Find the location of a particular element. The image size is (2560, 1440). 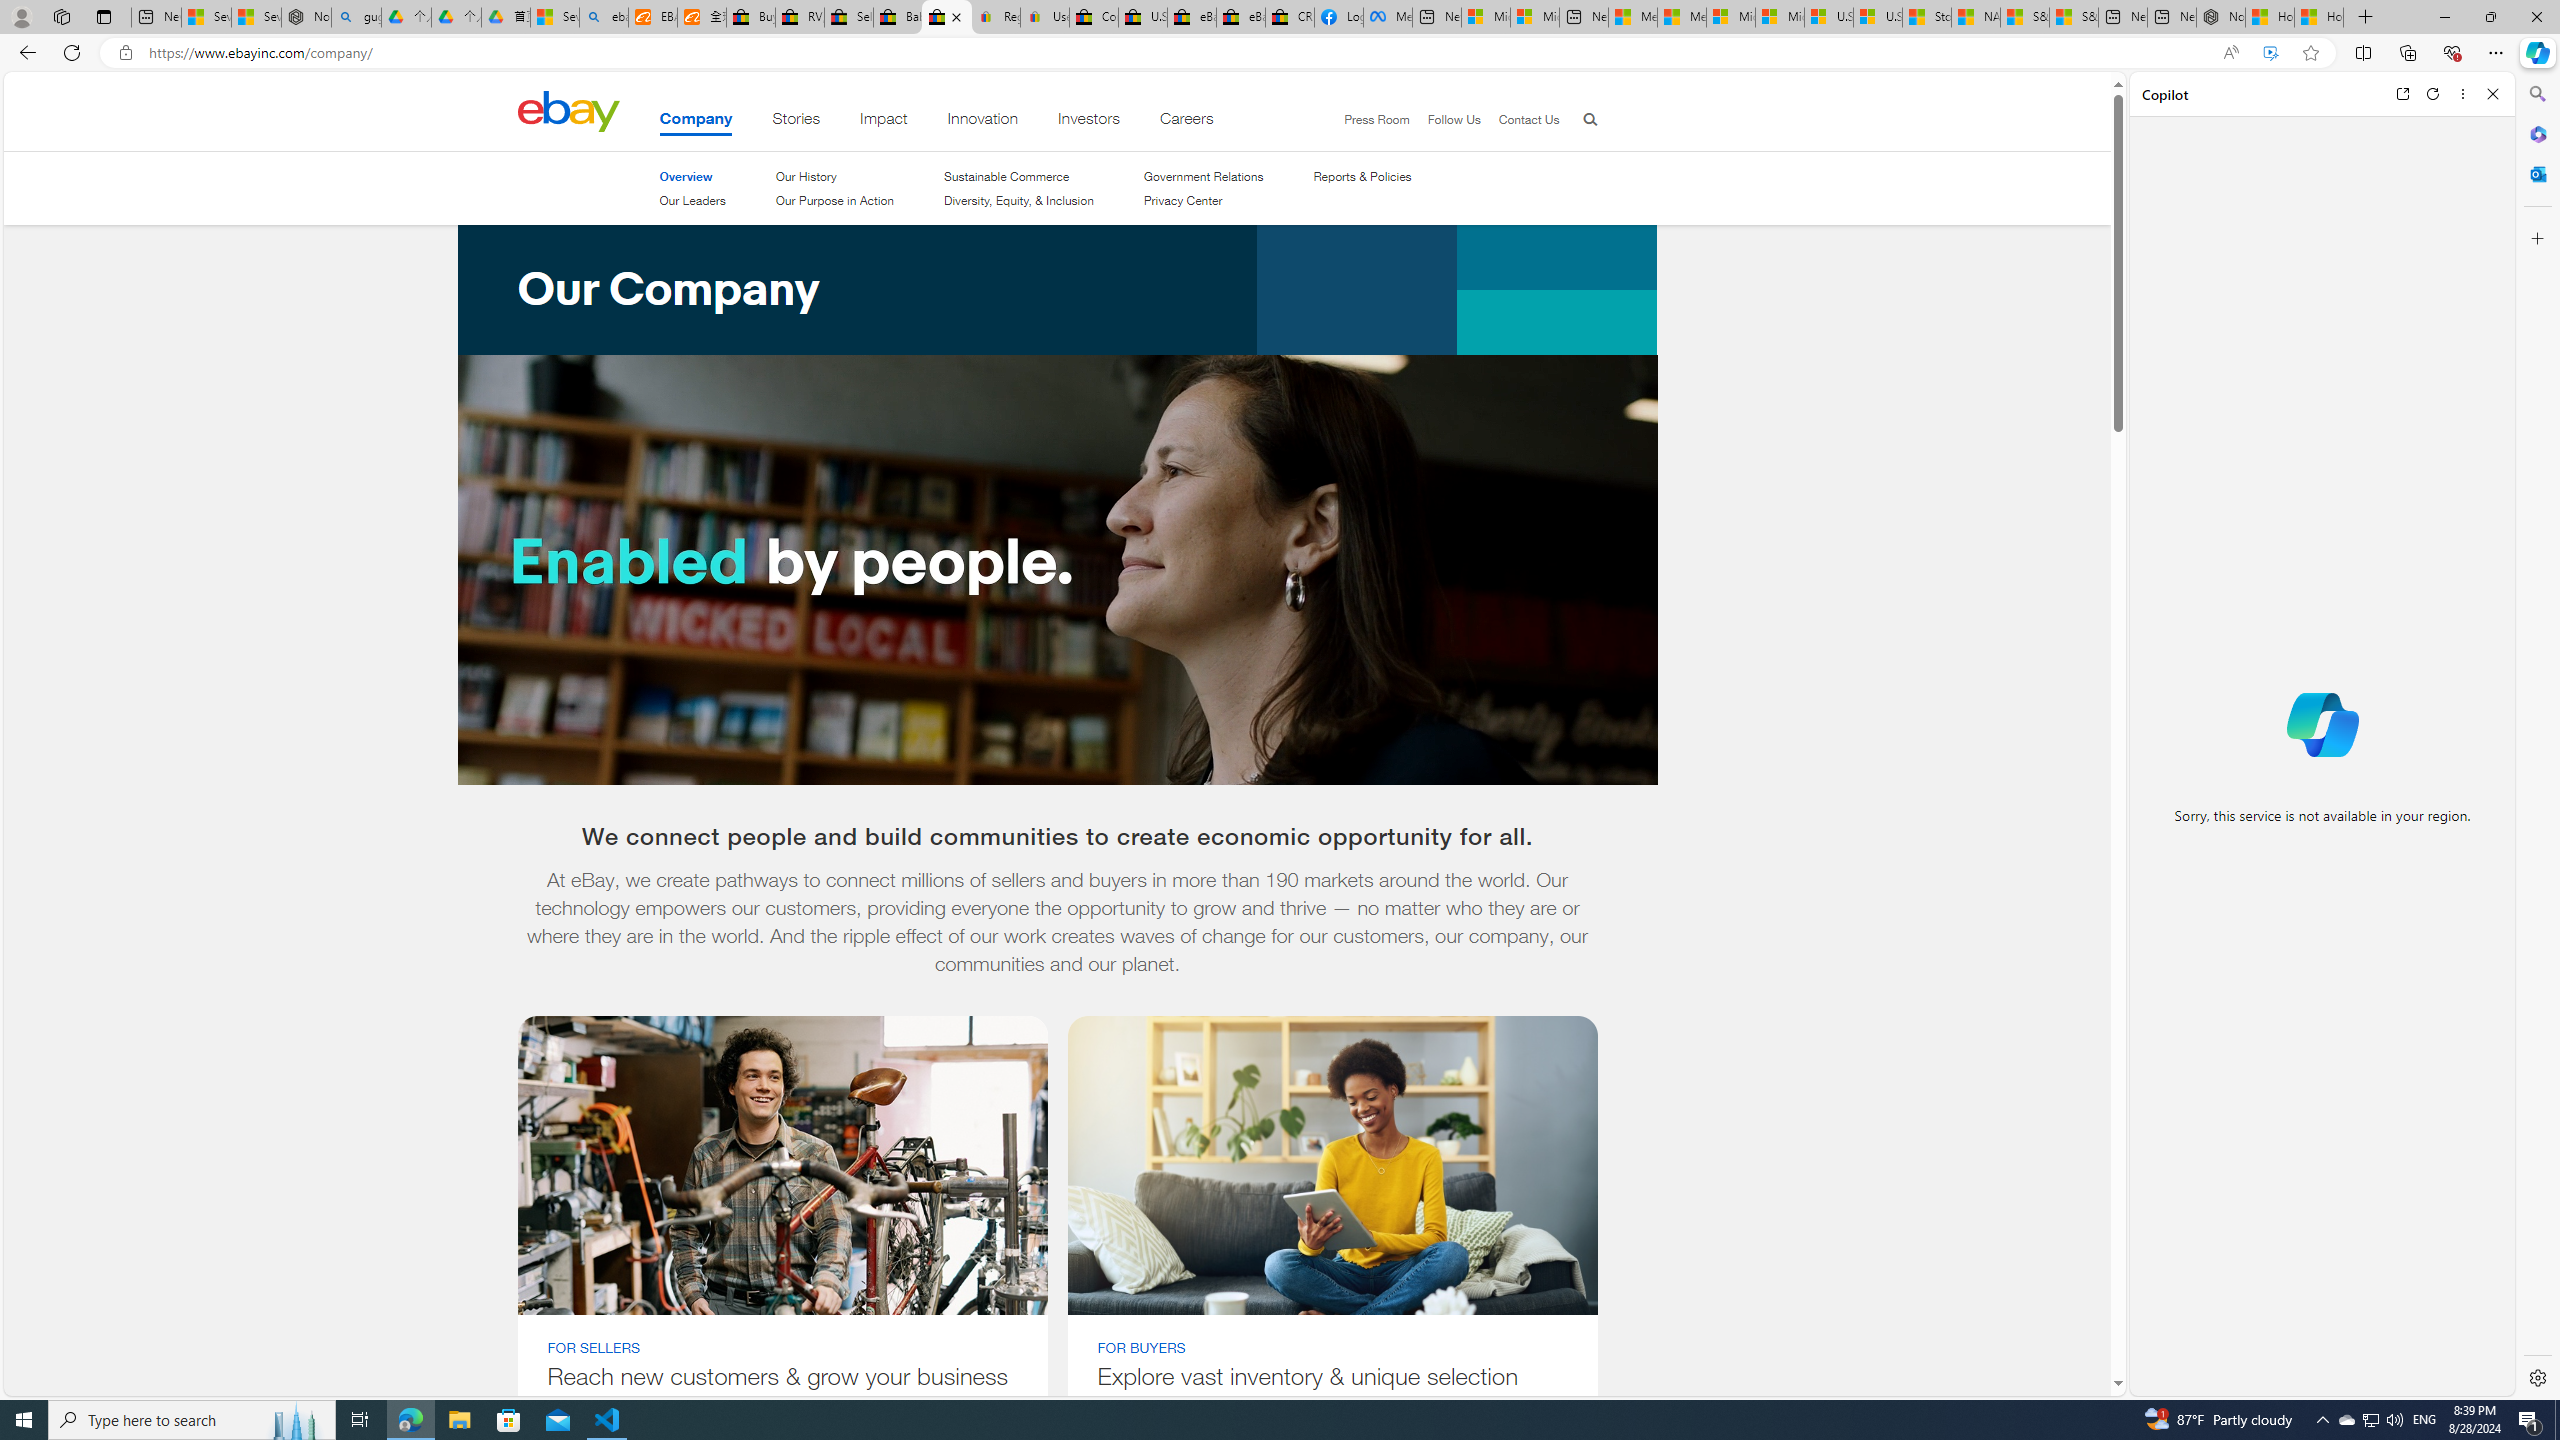

'Meta Store' is located at coordinates (1386, 16).